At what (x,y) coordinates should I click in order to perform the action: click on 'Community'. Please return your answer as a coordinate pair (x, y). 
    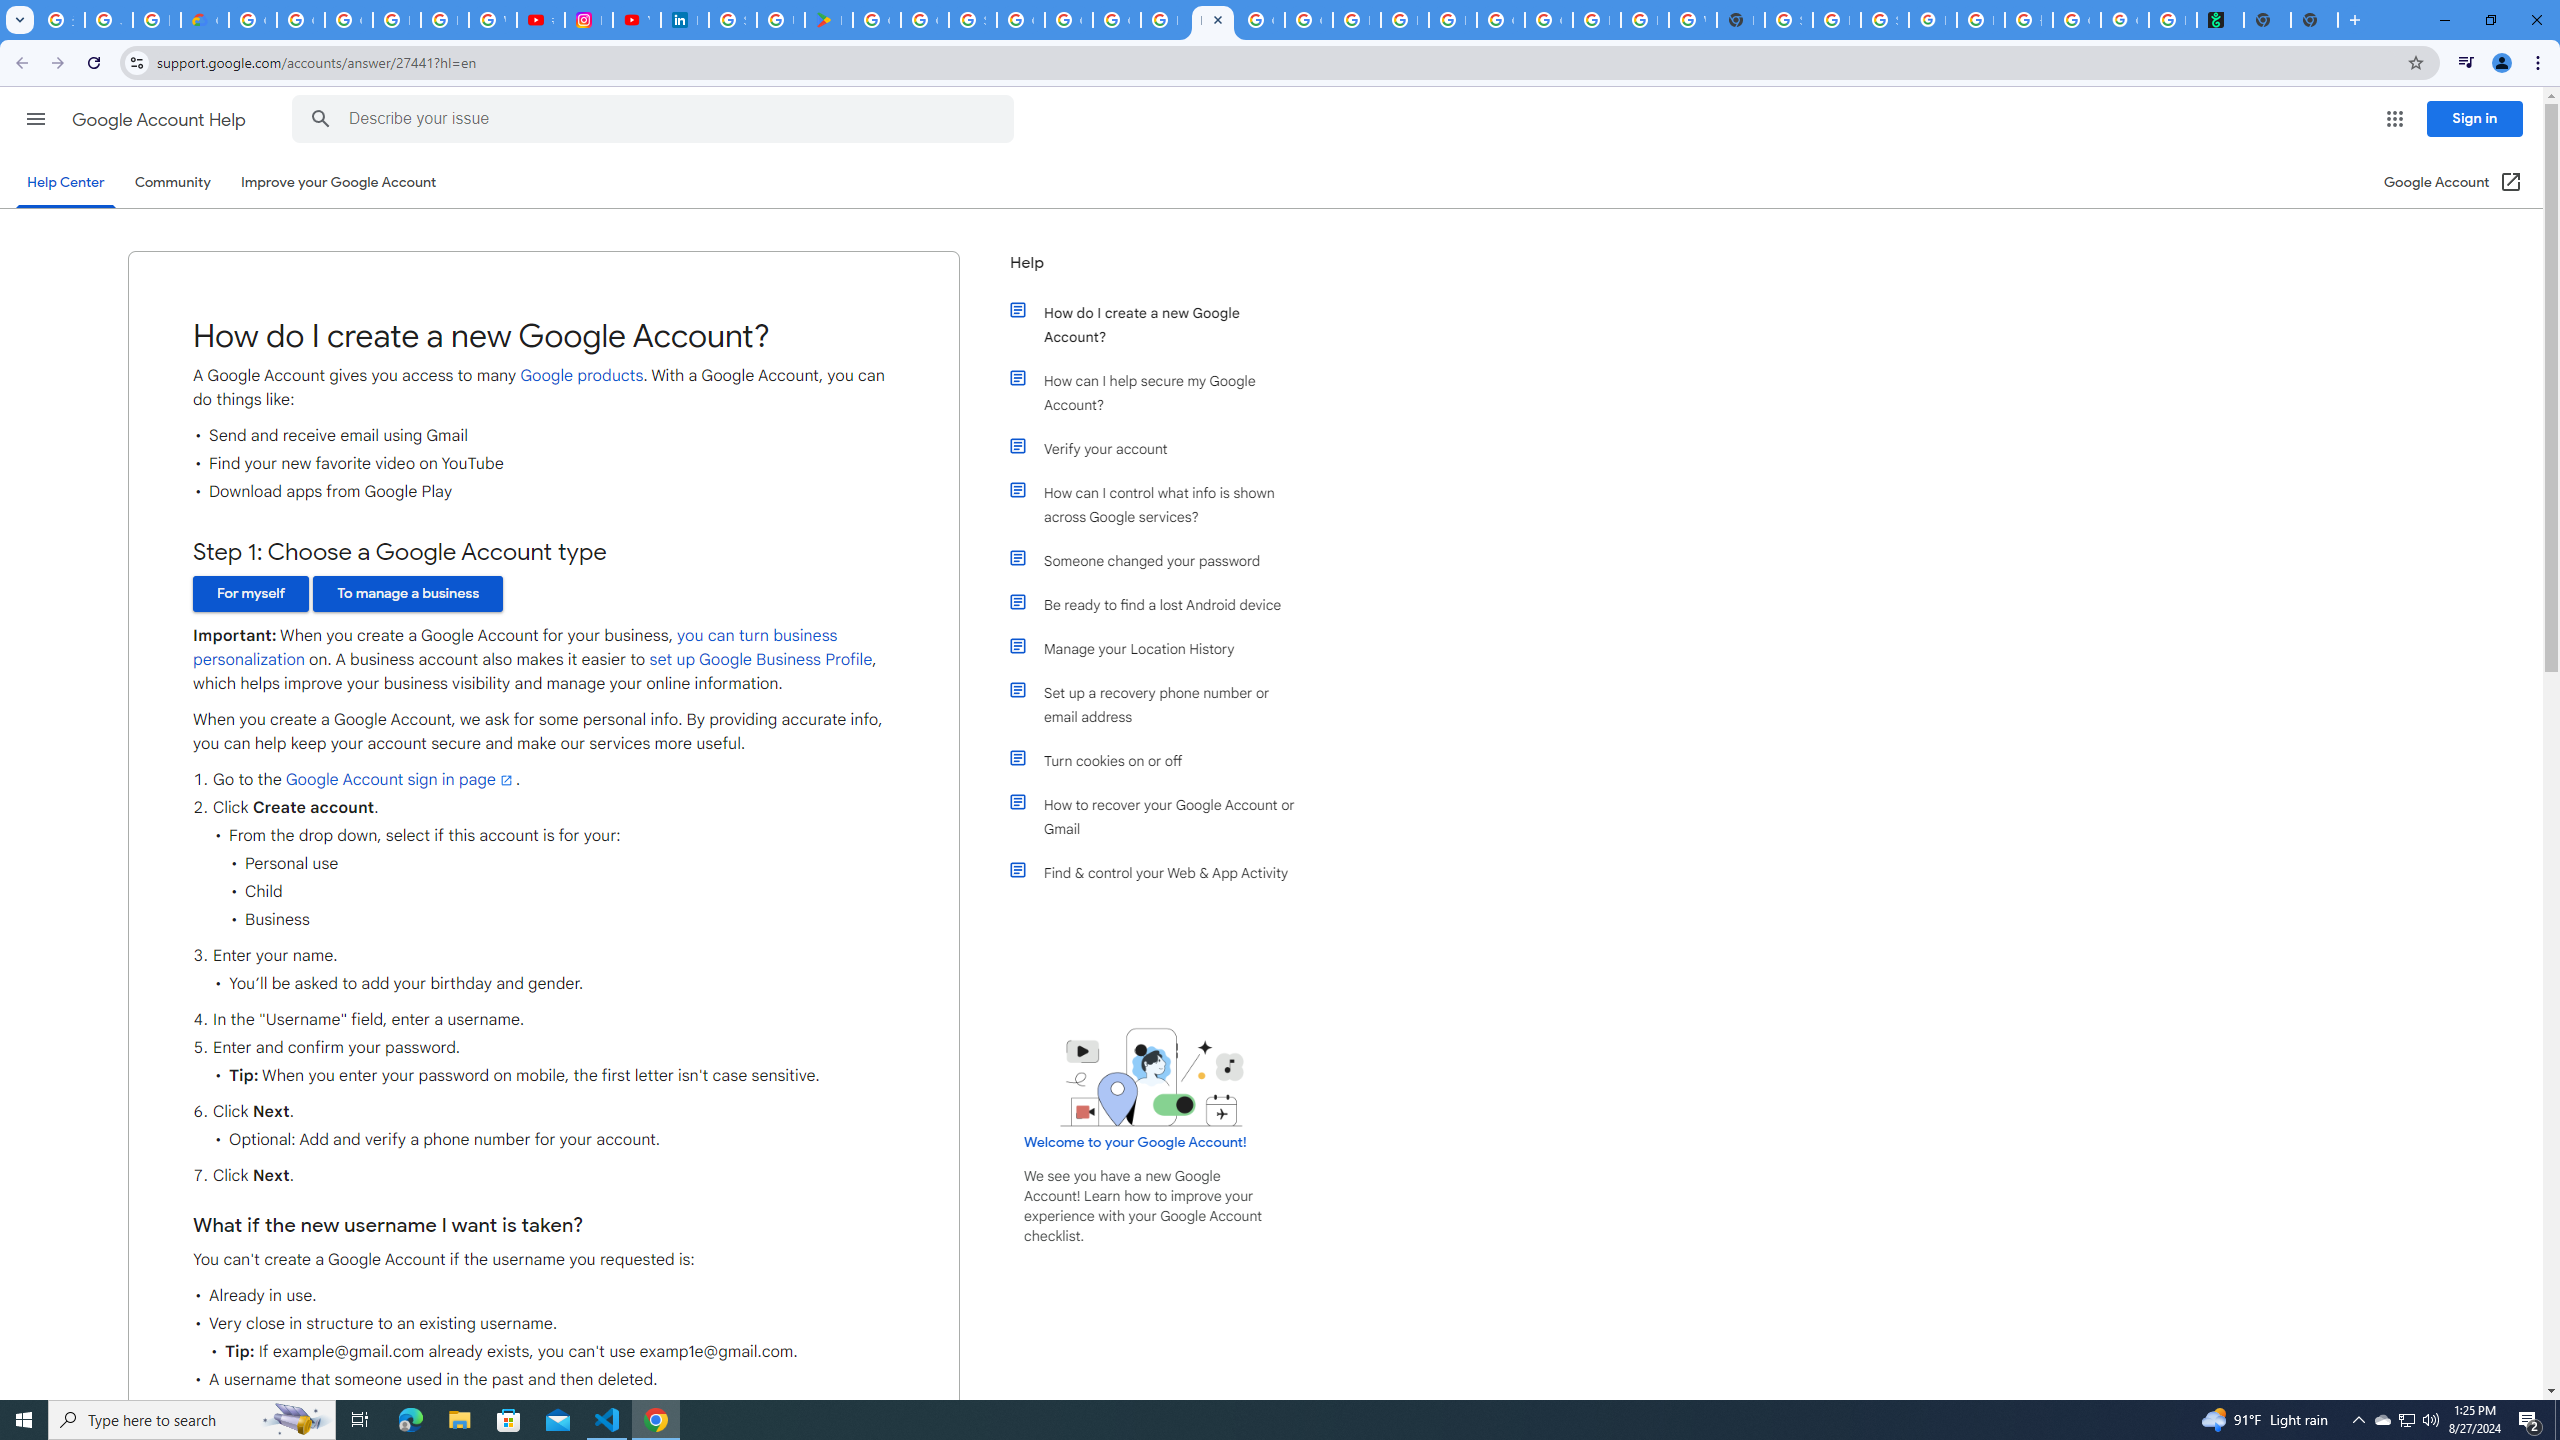
    Looking at the image, I should click on (171, 181).